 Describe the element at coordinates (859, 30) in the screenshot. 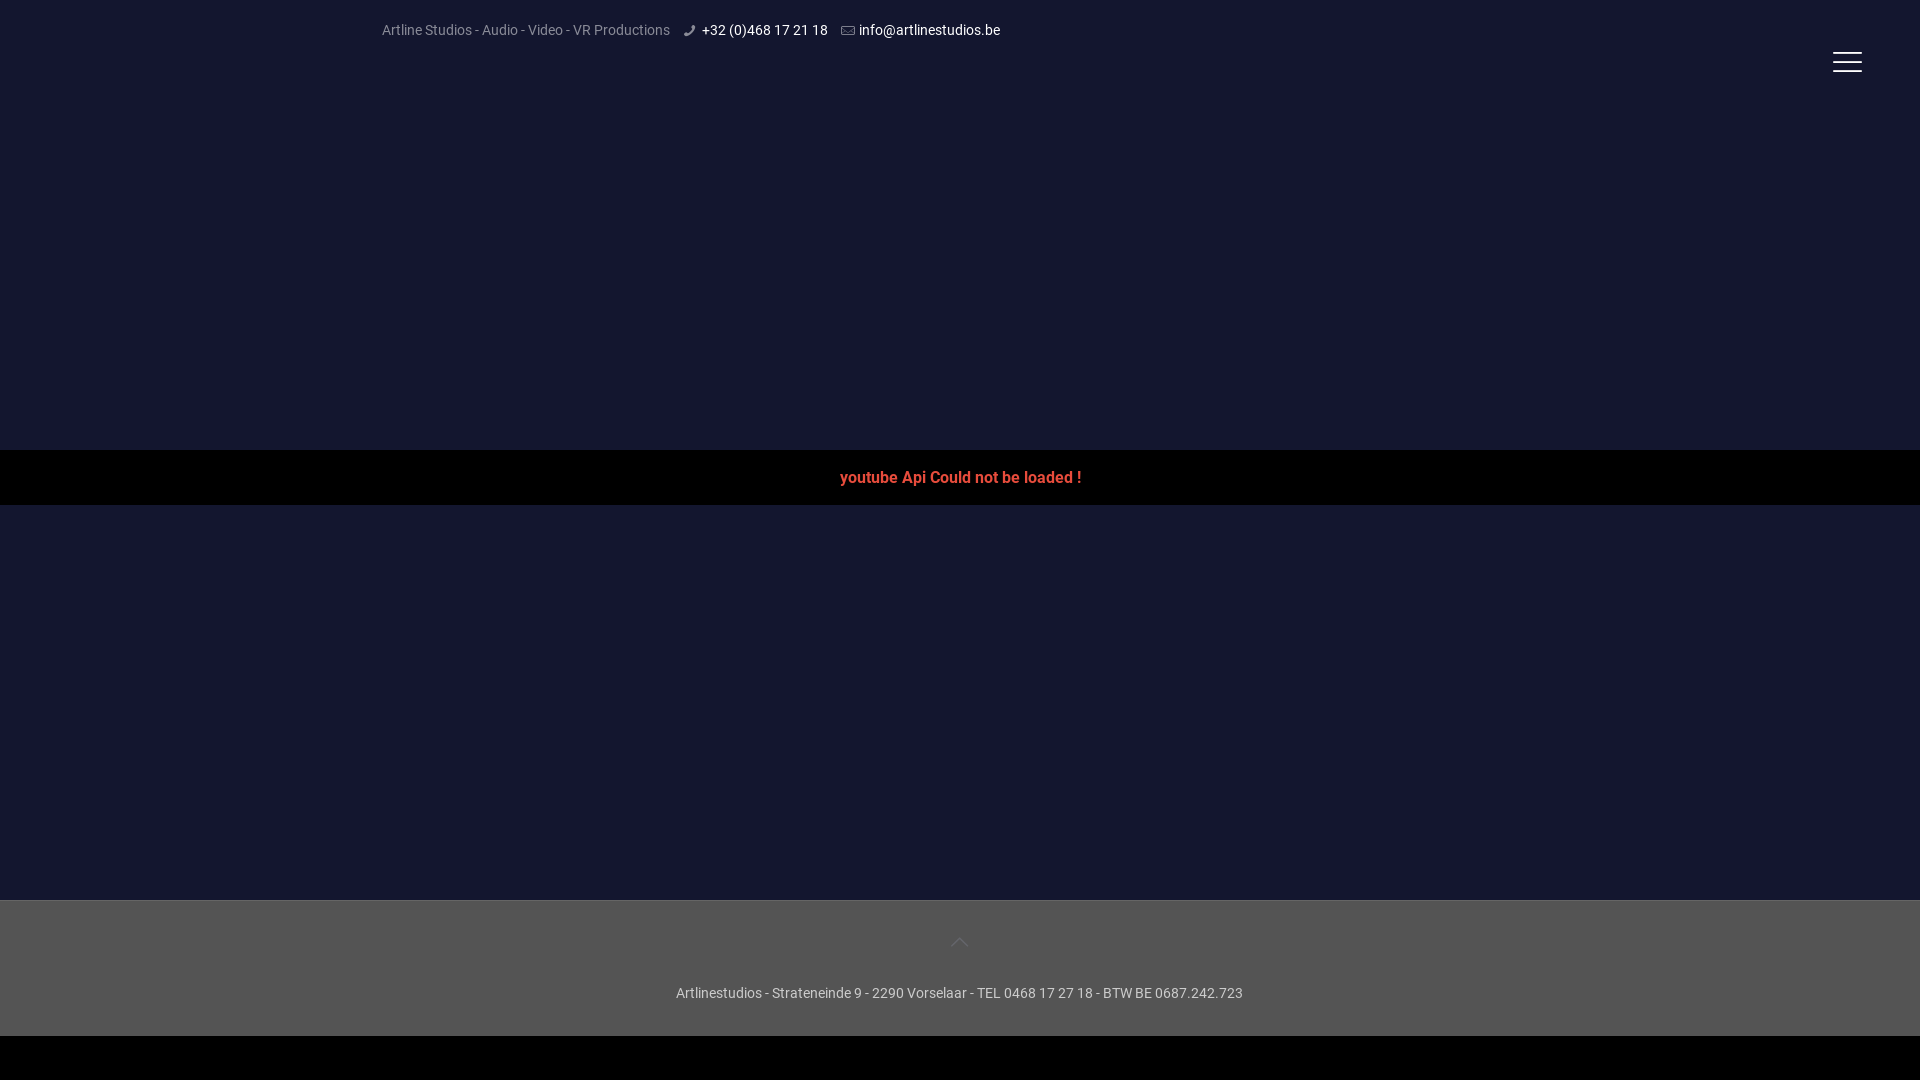

I see `'info@artlinestudios.be'` at that location.